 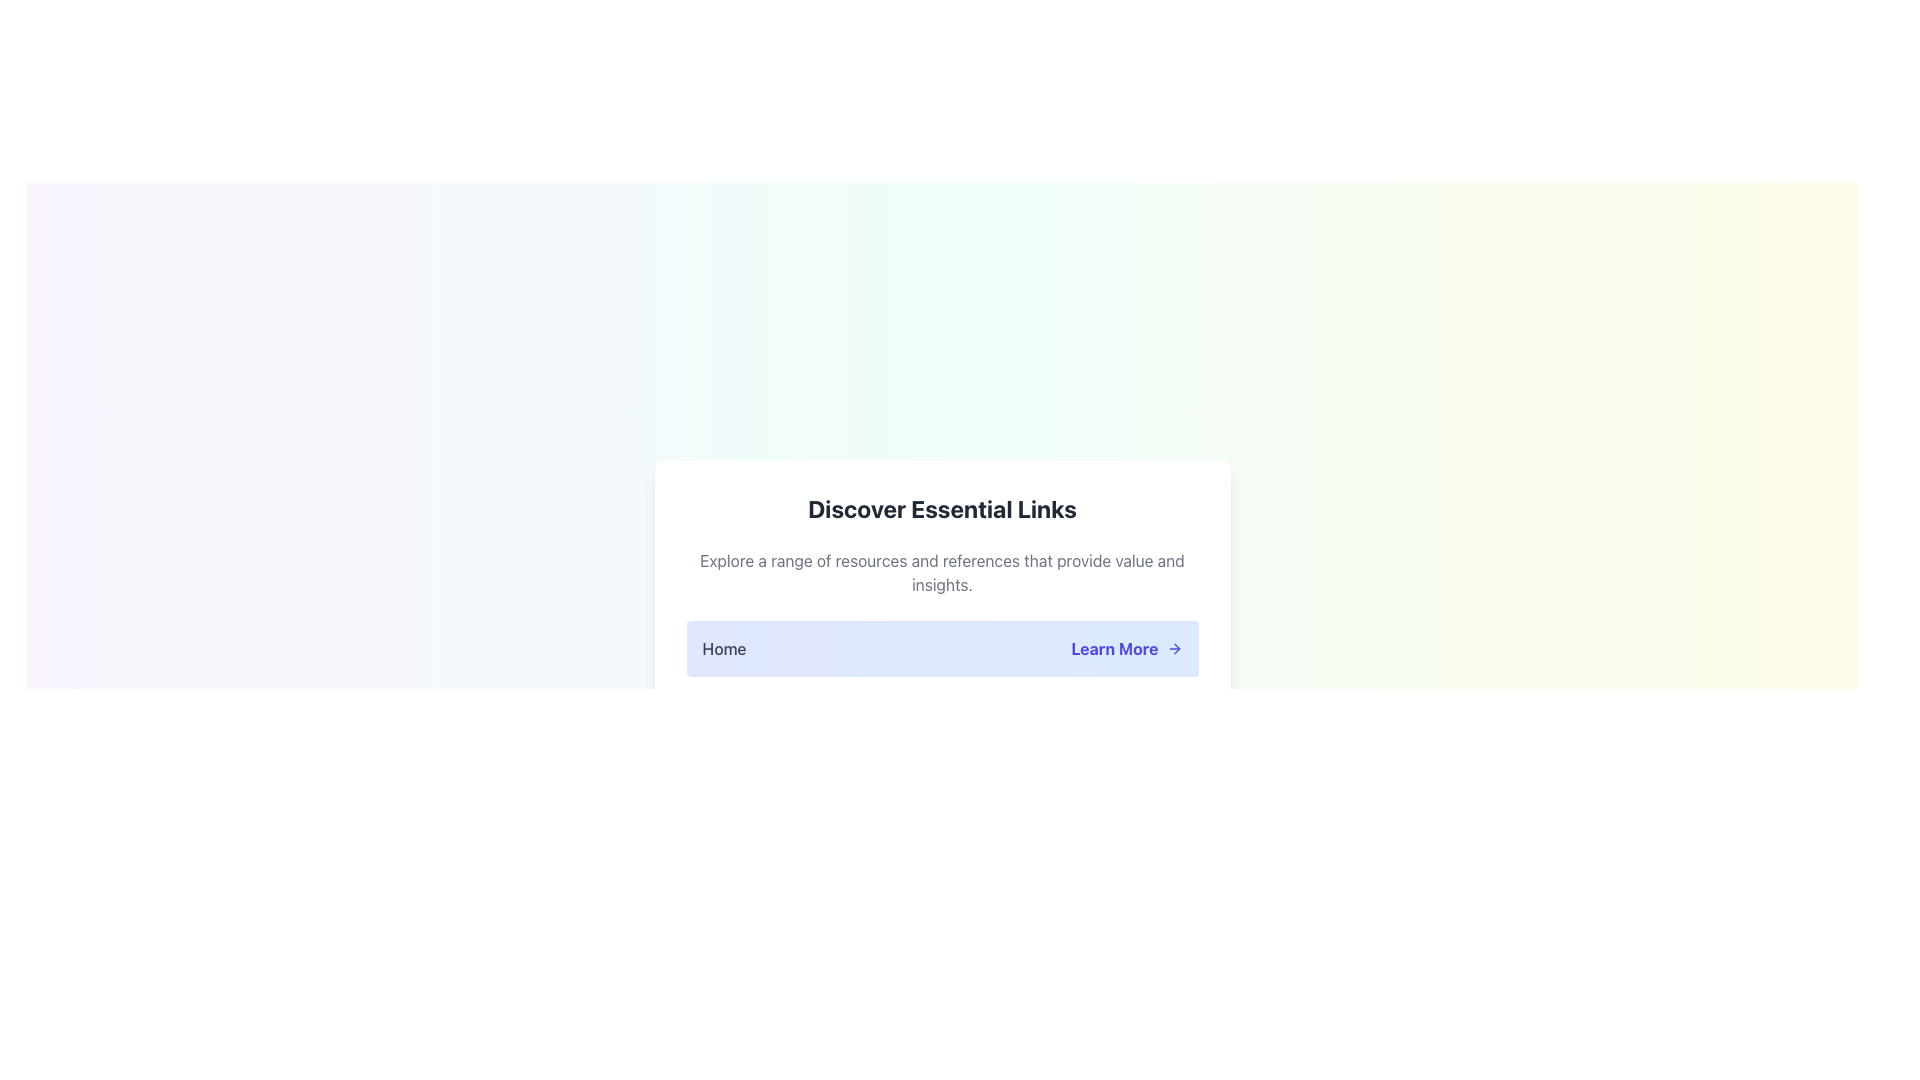 What do you see at coordinates (1174, 648) in the screenshot?
I see `the arrow icon located adjacent to the 'Learn More' link in the bottom-right section of the card under the heading 'Discover Essential Links'` at bounding box center [1174, 648].